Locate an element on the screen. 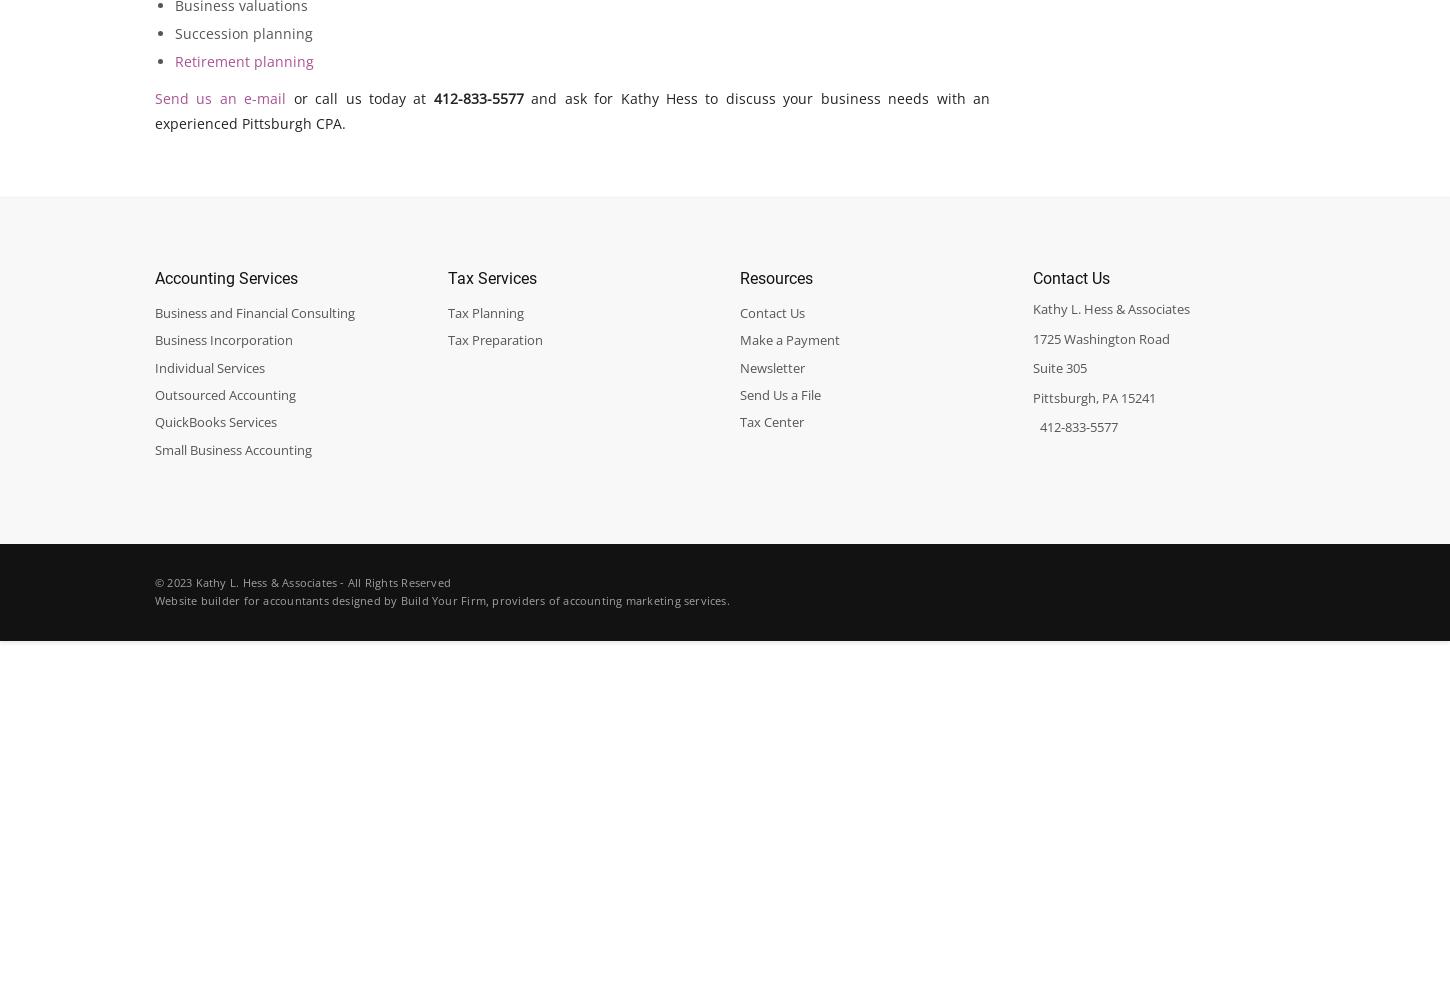  'Pittsburgh, PA 15241' is located at coordinates (1092, 397).